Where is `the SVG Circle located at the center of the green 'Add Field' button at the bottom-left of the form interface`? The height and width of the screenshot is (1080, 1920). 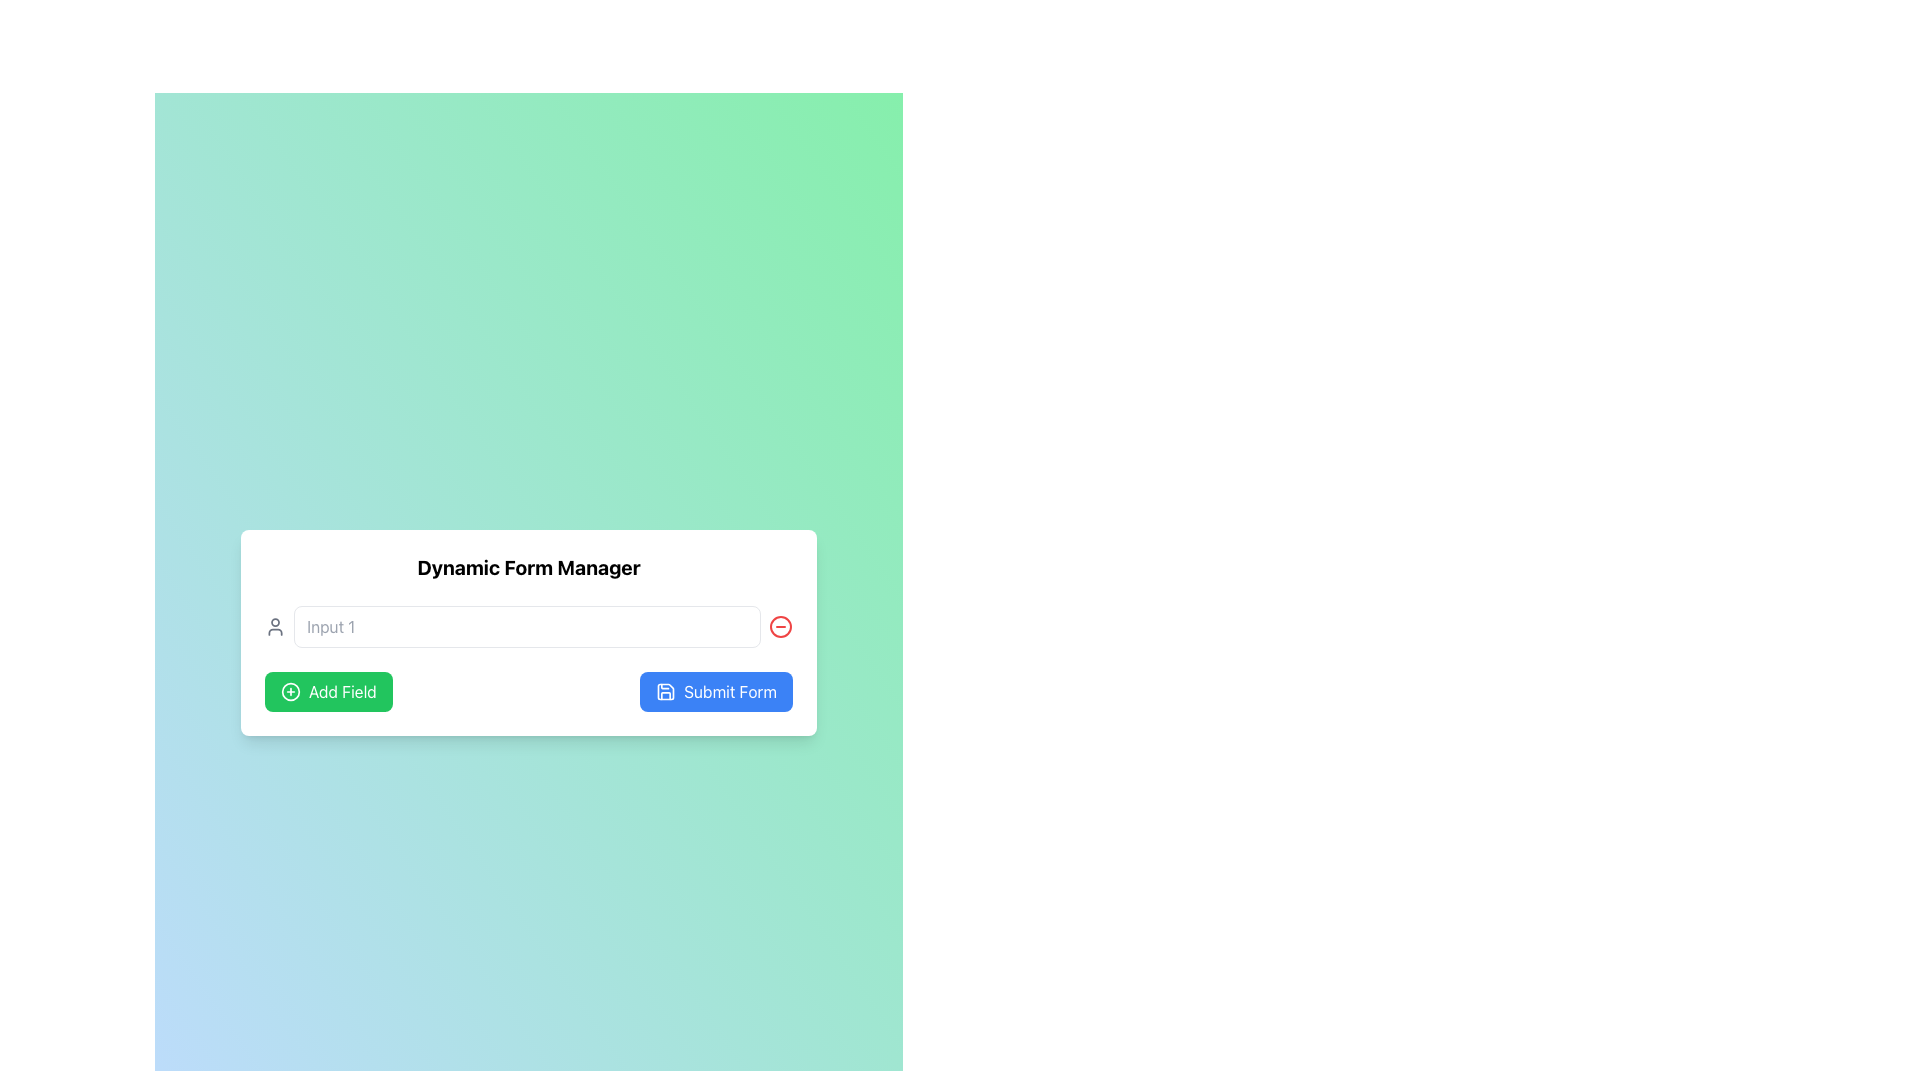
the SVG Circle located at the center of the green 'Add Field' button at the bottom-left of the form interface is located at coordinates (290, 690).